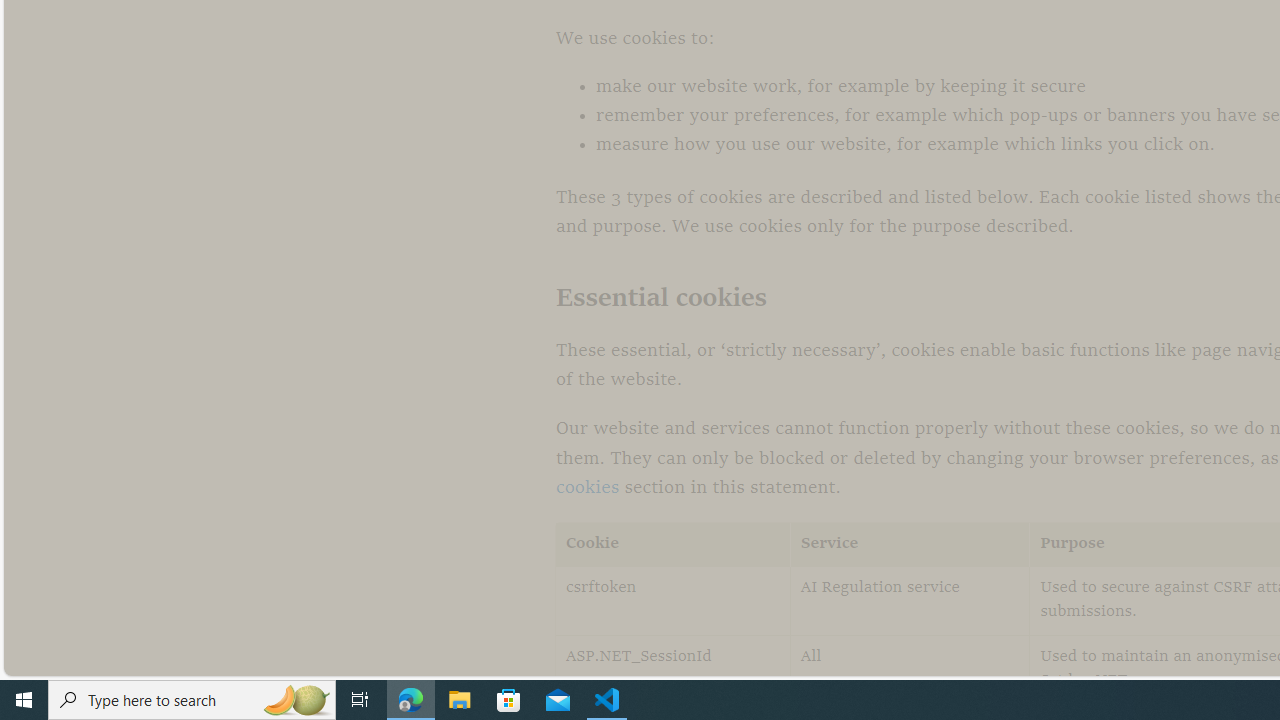  Describe the element at coordinates (359, 698) in the screenshot. I see `'Task View'` at that location.